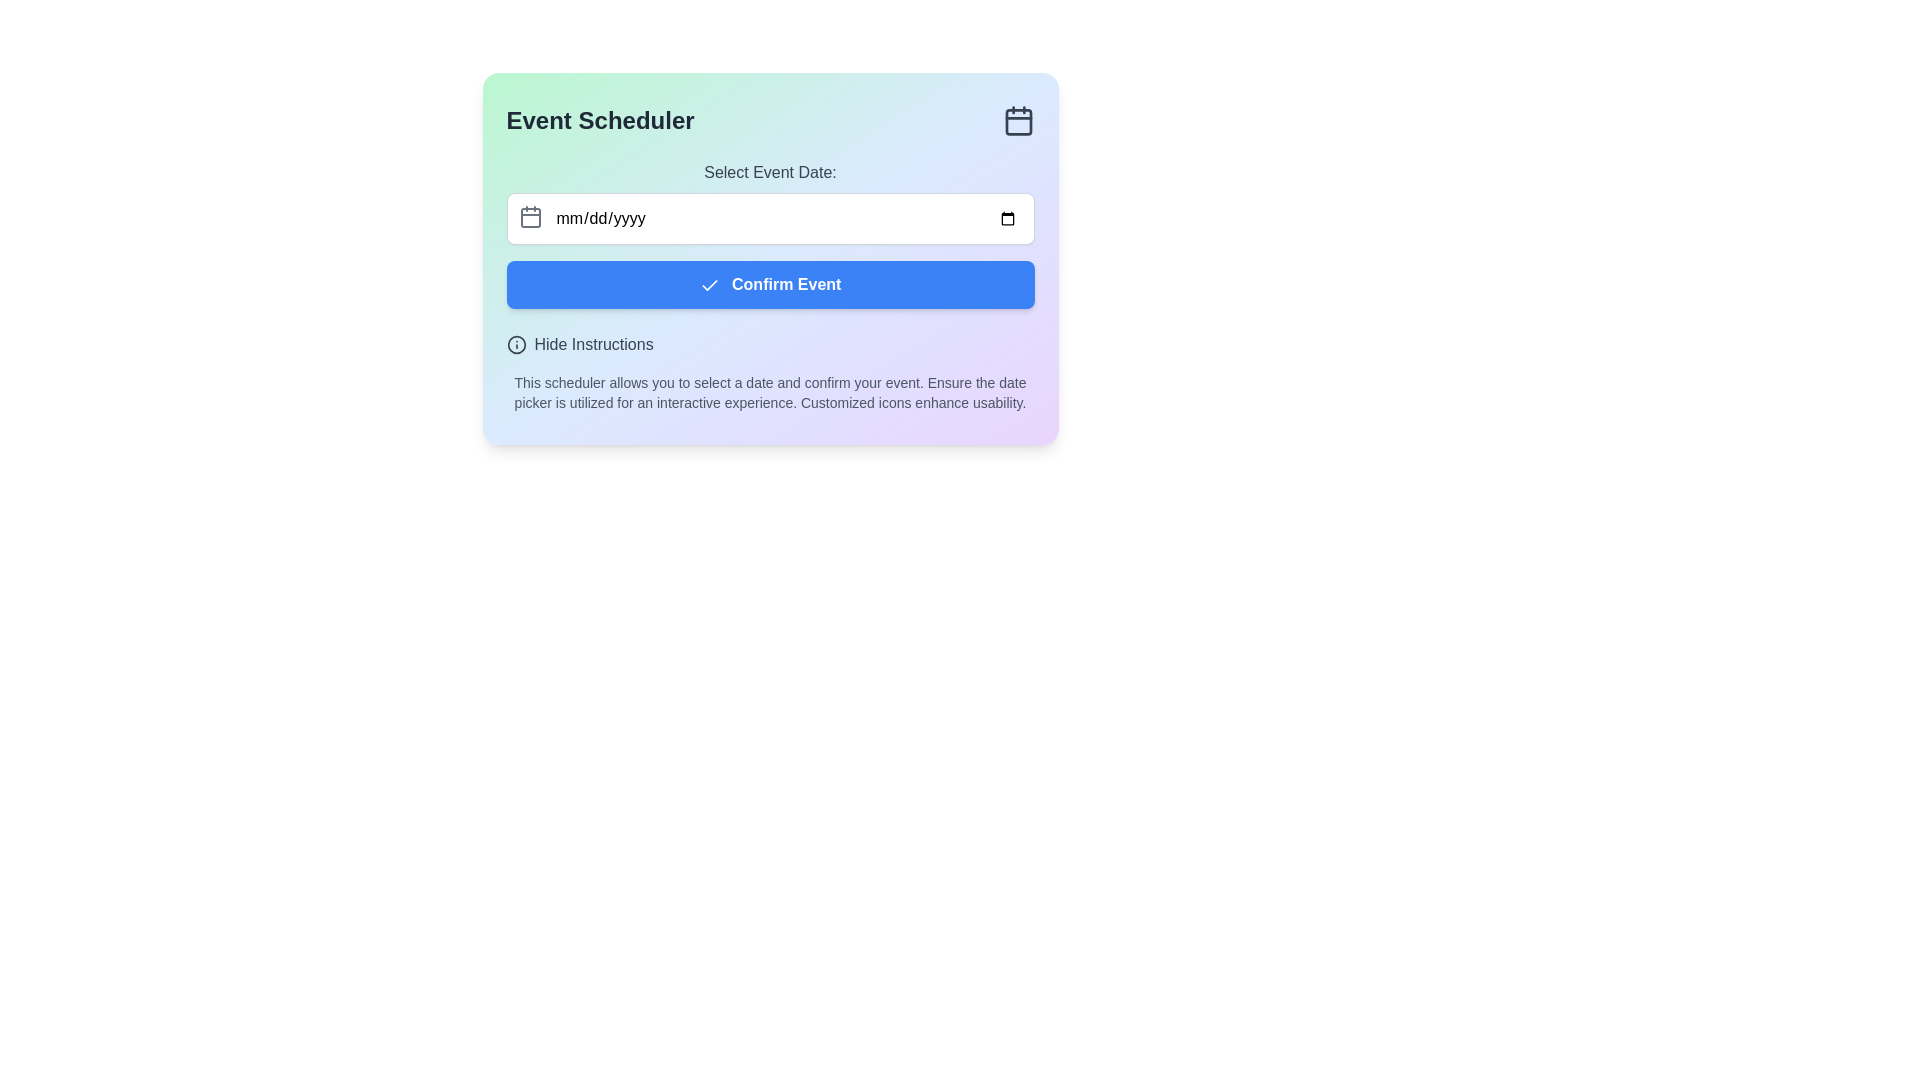  I want to click on the rounded rectangle element within the calendar icon located in the top-right corner of the scheduling interface, so click(1018, 122).